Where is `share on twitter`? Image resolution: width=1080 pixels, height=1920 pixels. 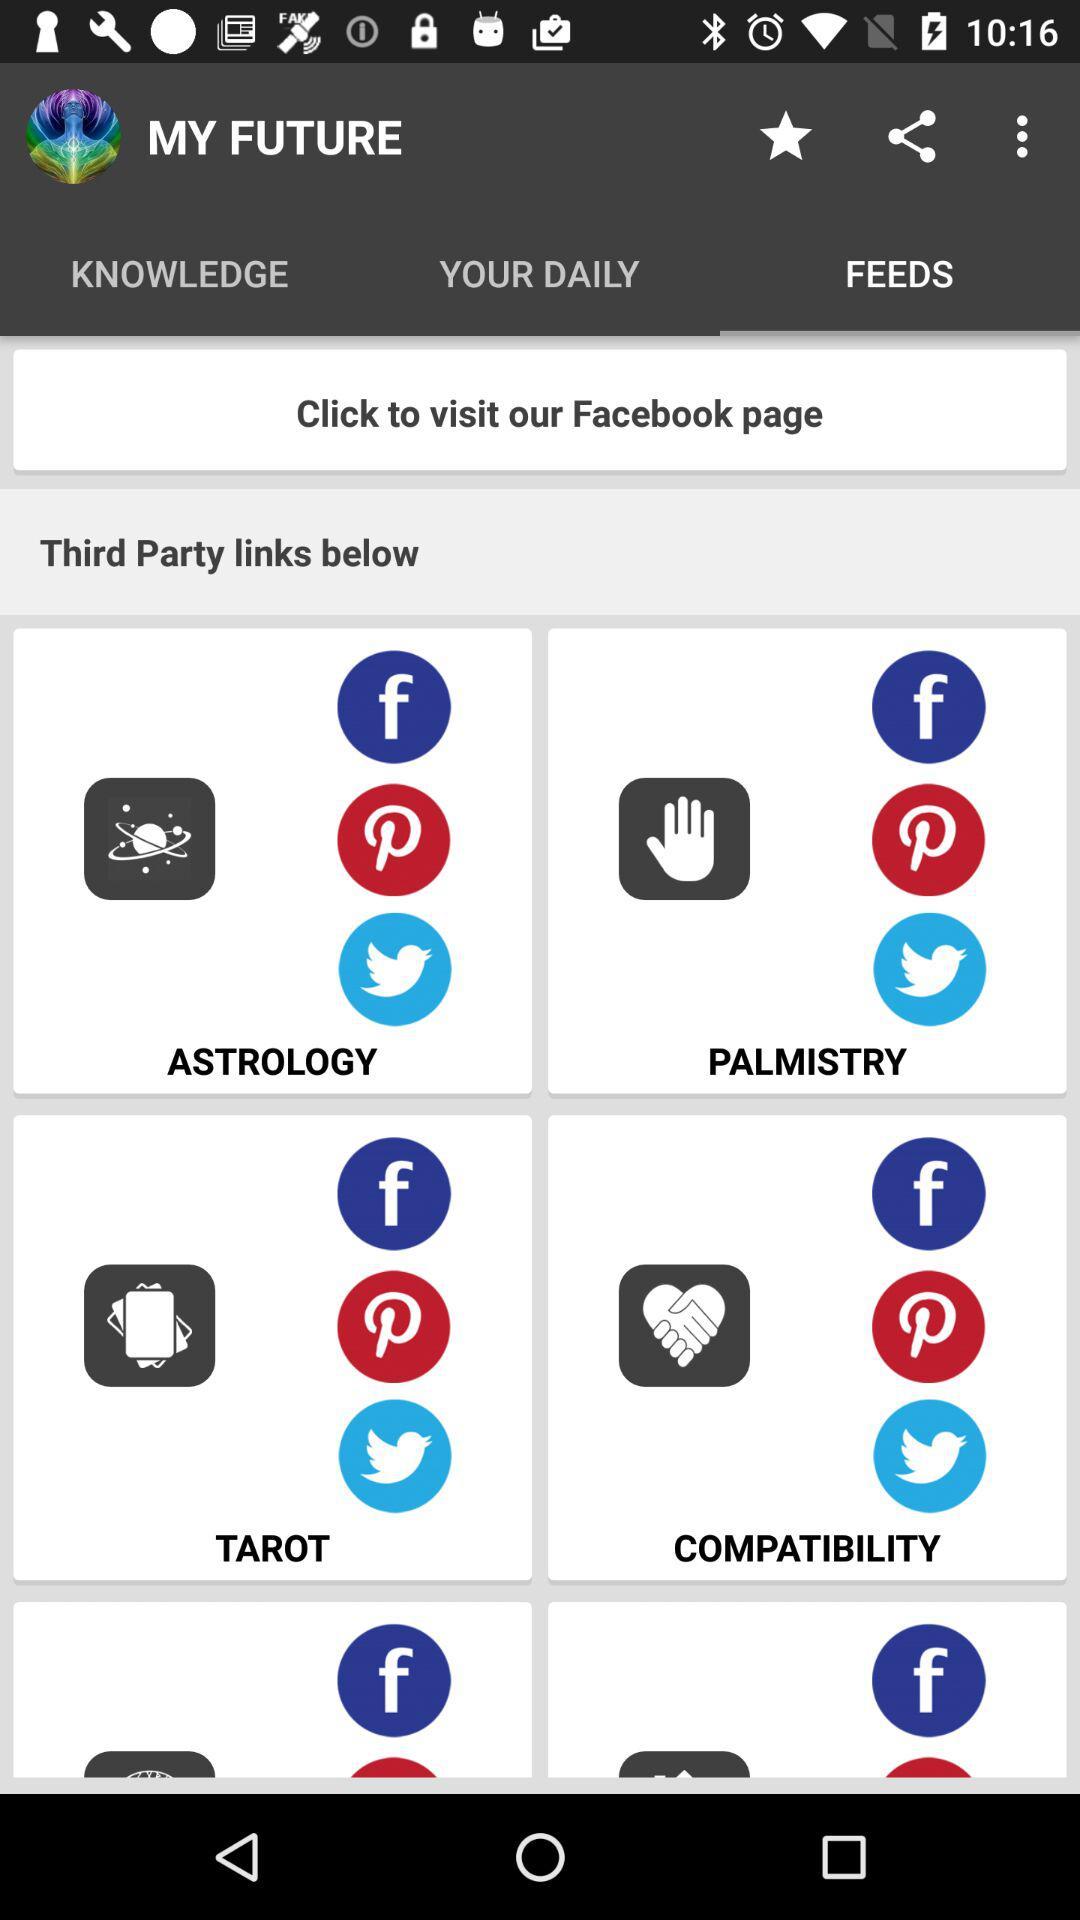 share on twitter is located at coordinates (929, 1456).